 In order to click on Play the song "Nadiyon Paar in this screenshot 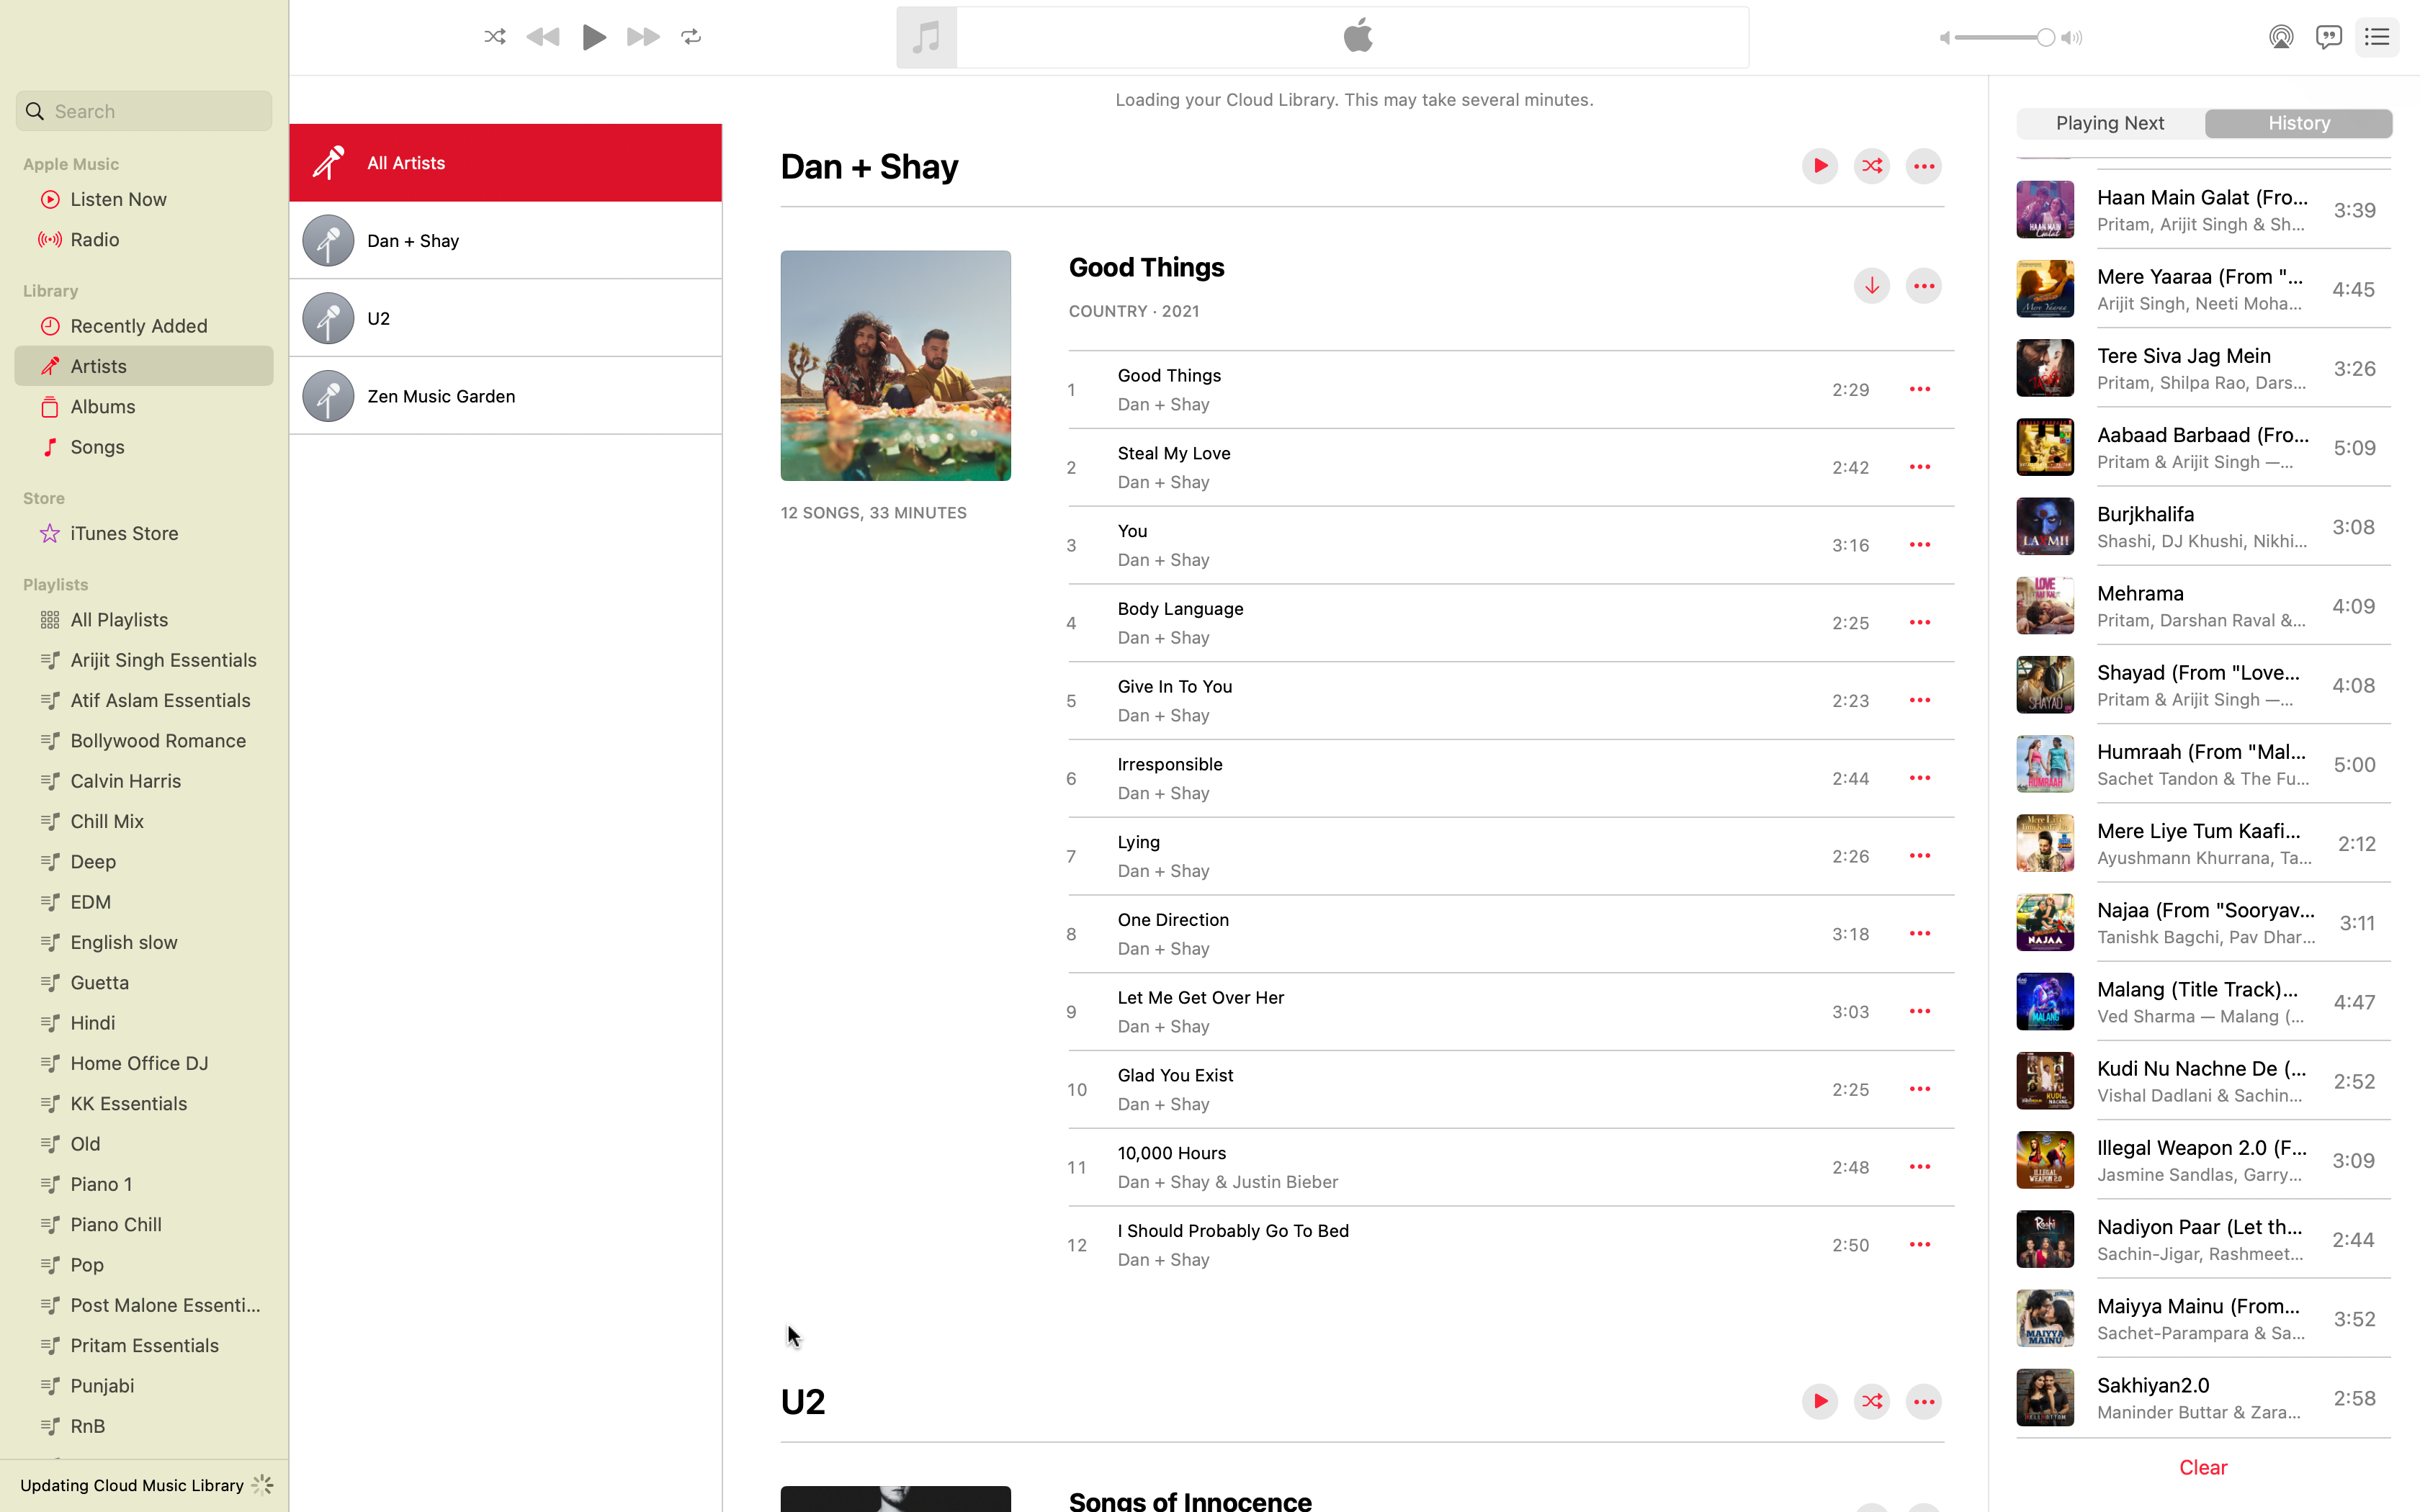, I will do `click(2198, 1237)`.